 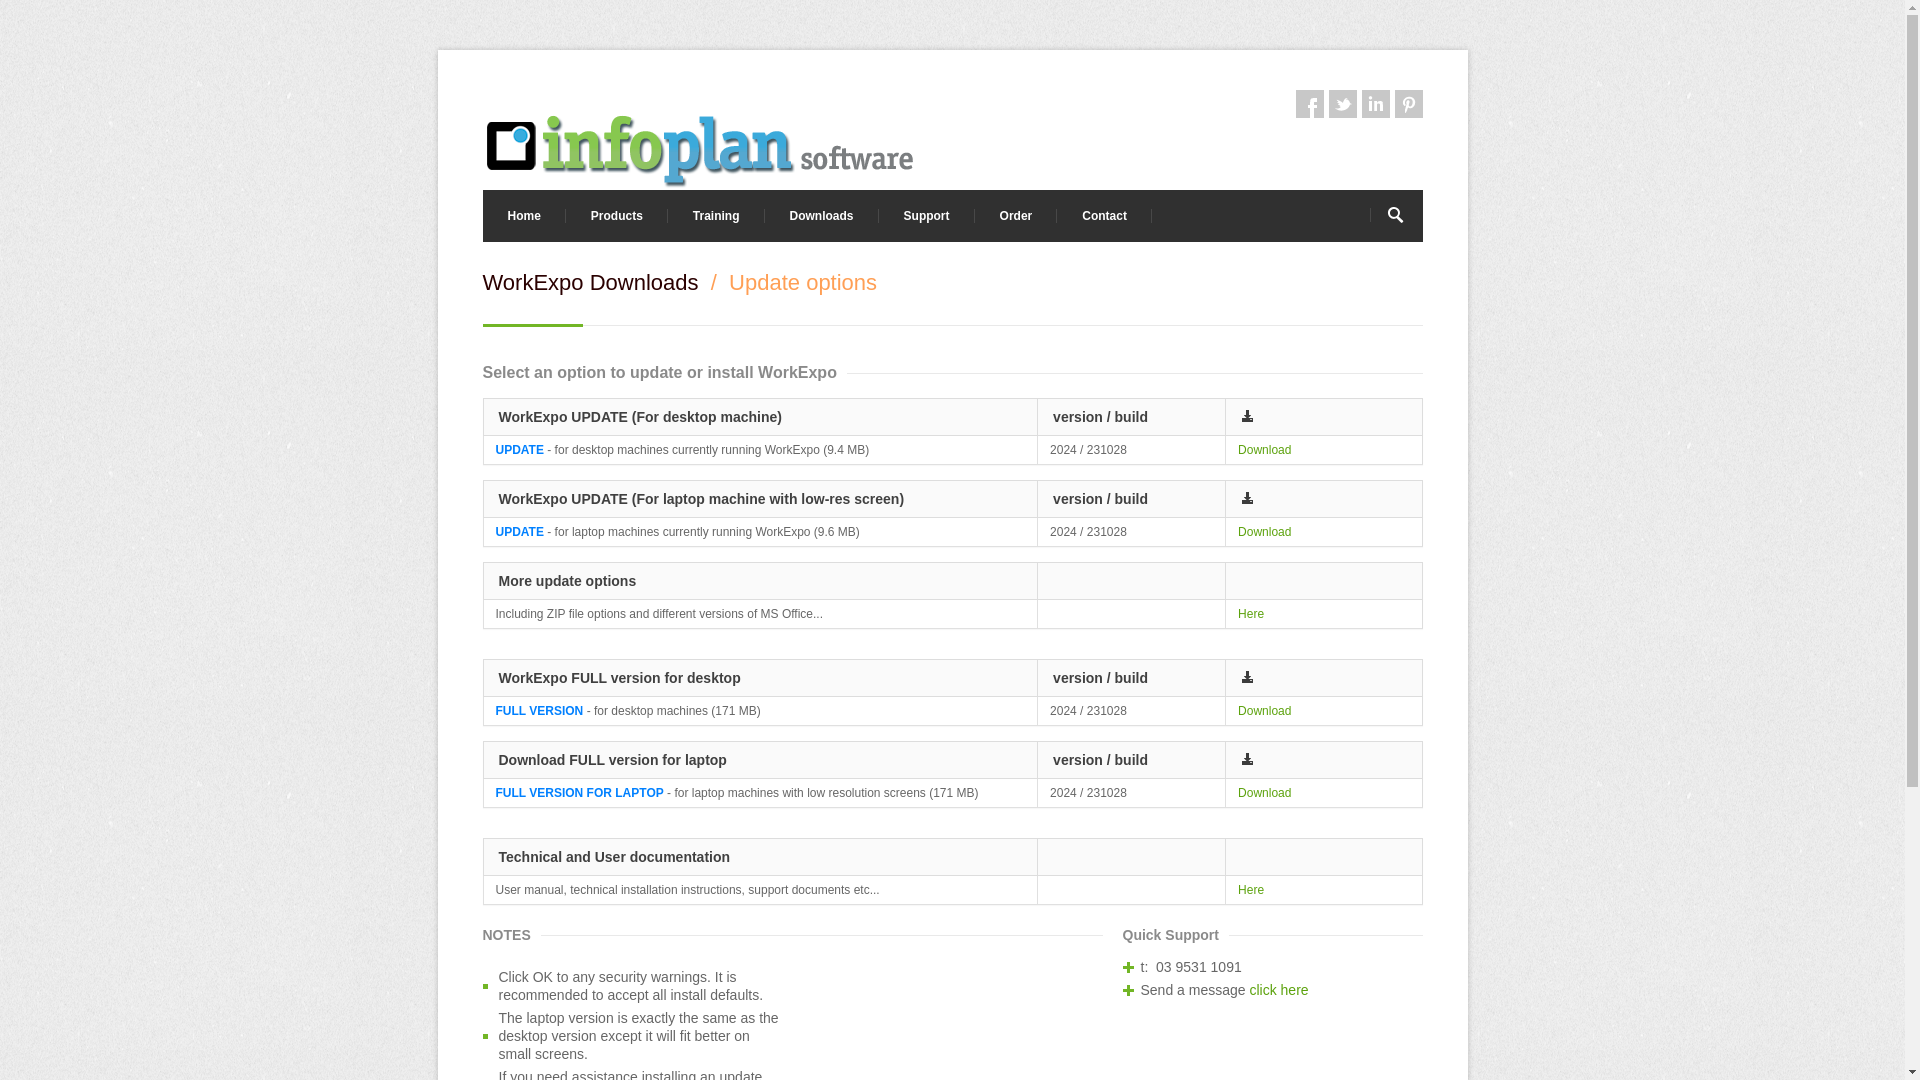 What do you see at coordinates (1310, 104) in the screenshot?
I see `'Facebook'` at bounding box center [1310, 104].